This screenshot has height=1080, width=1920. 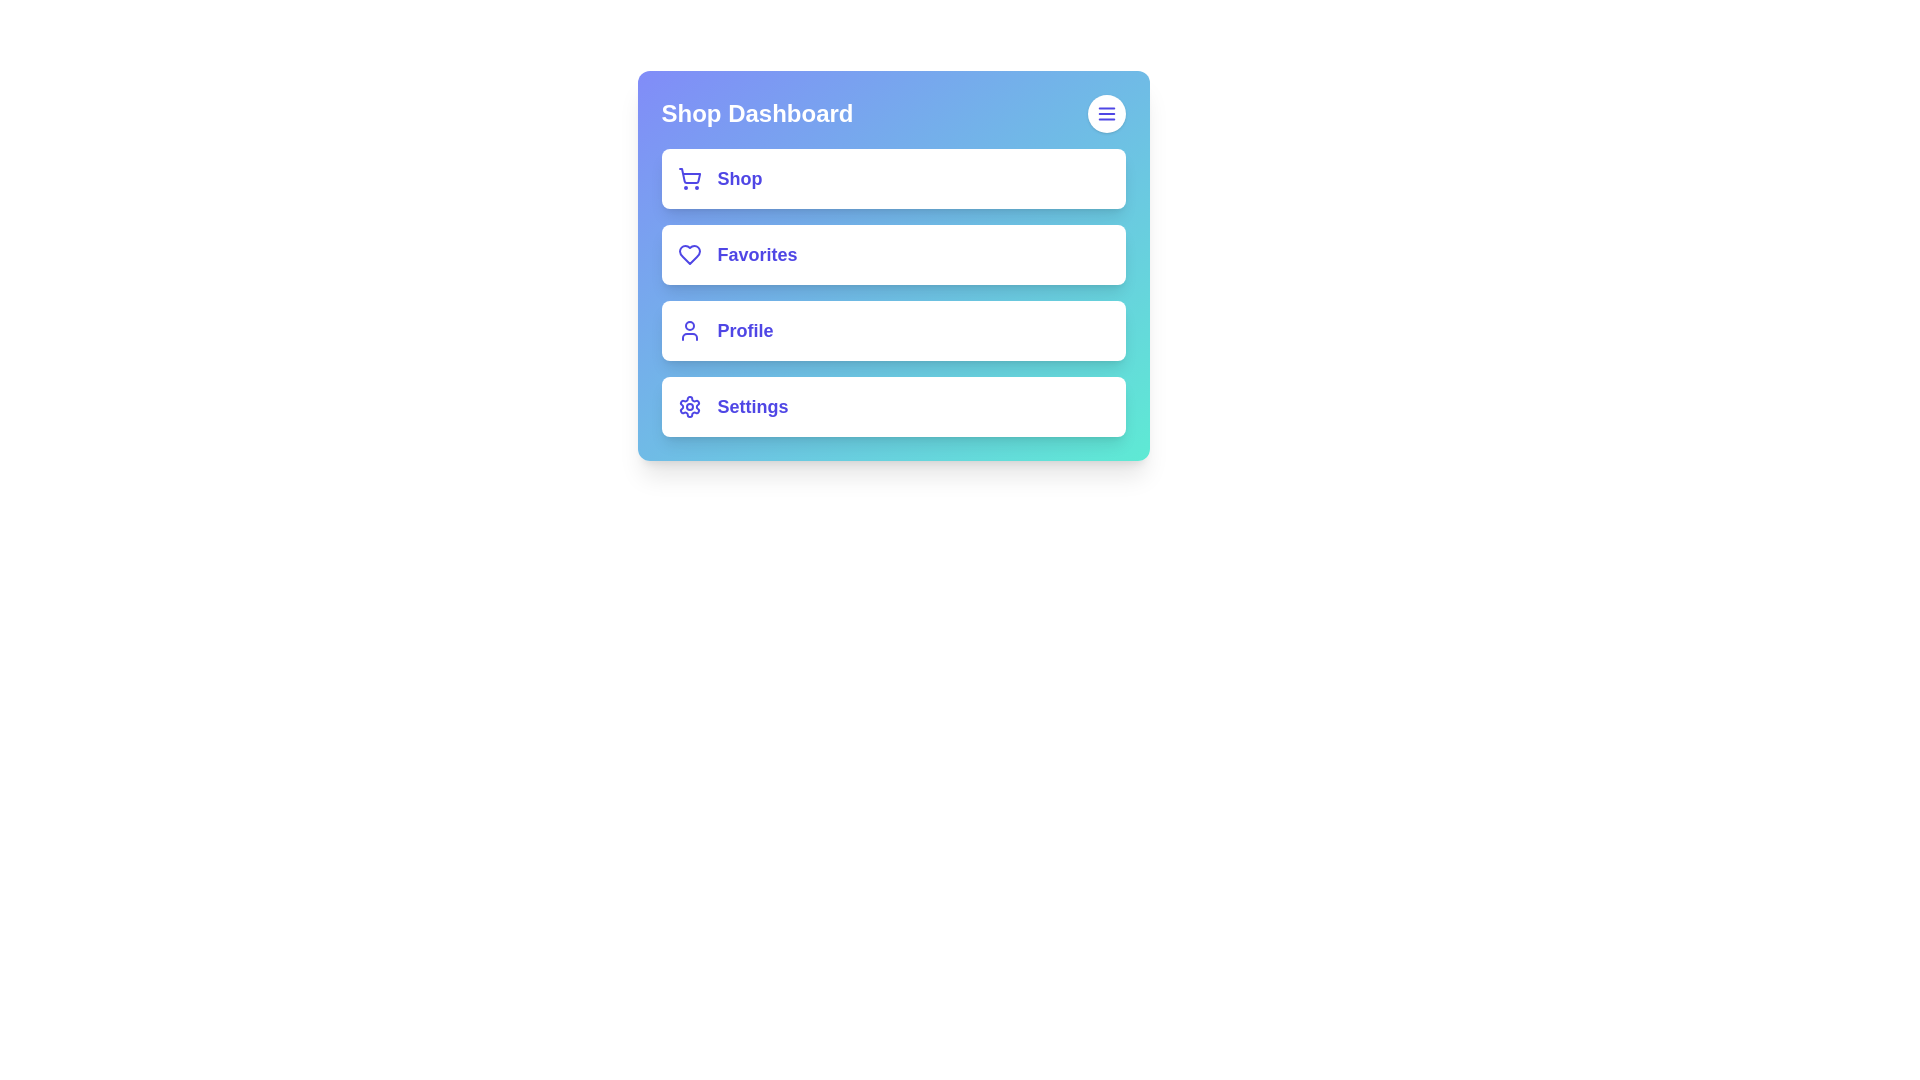 I want to click on the menu button in the header to toggle the menu visibility, so click(x=1105, y=114).